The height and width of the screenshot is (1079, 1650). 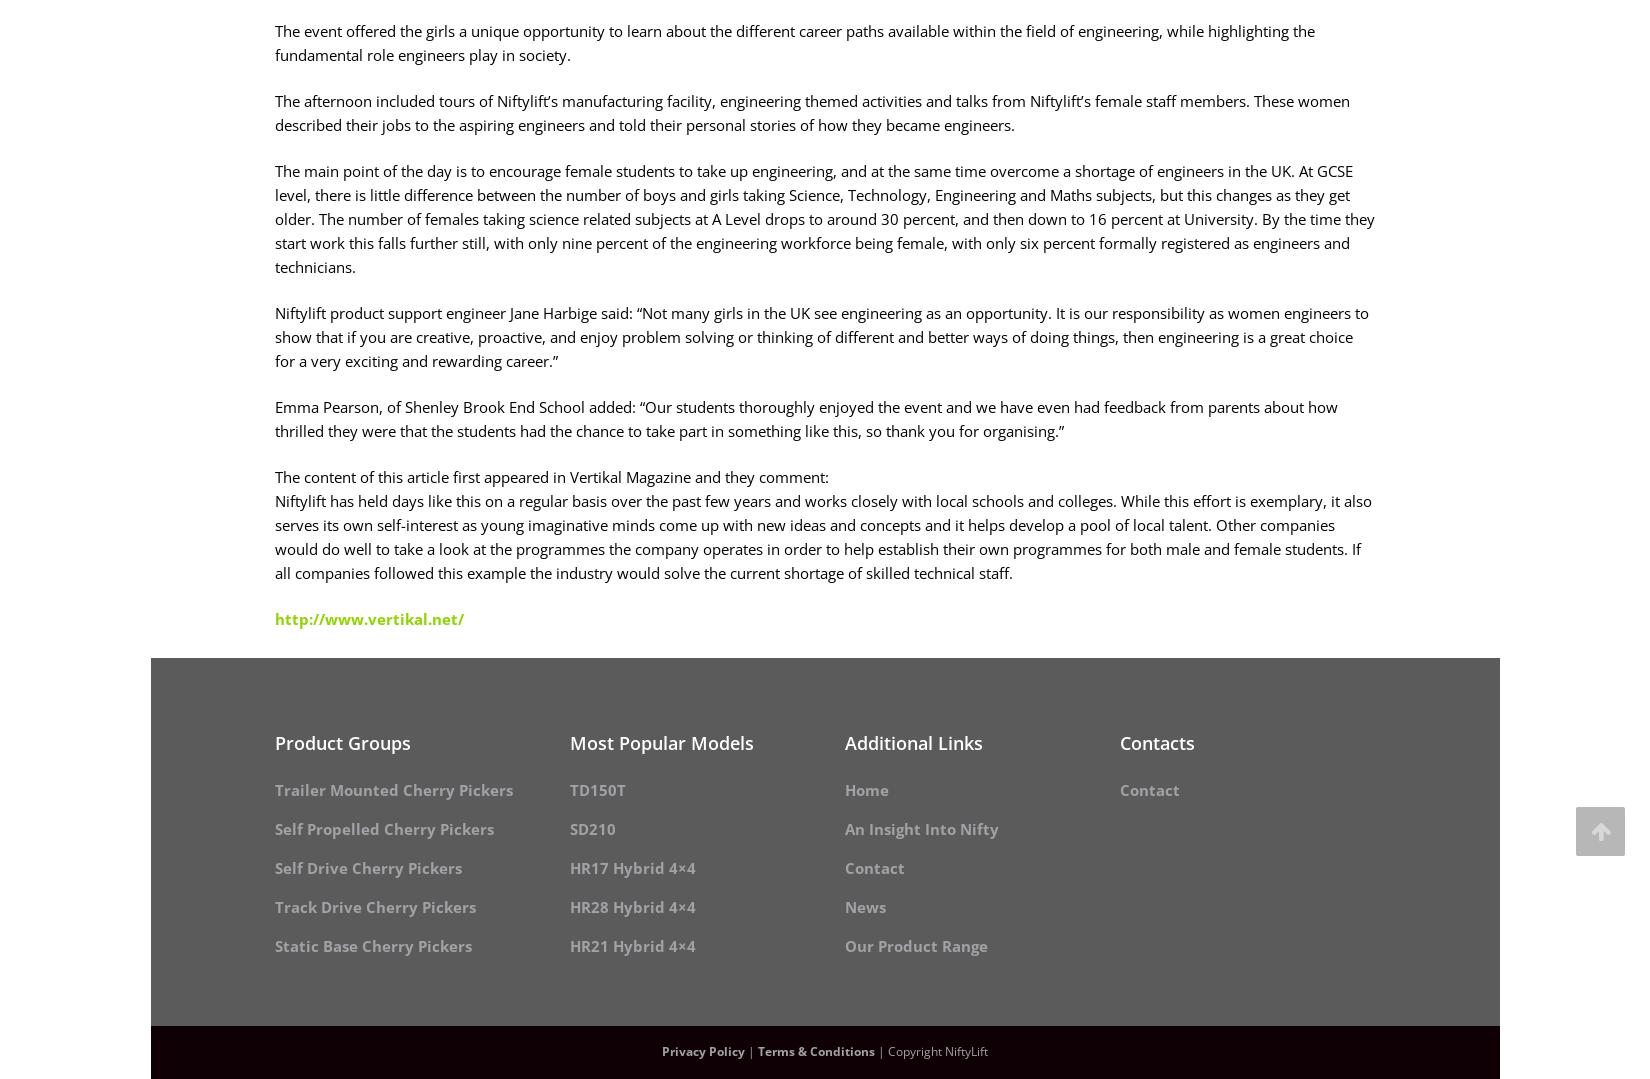 I want to click on 'TD150T', so click(x=596, y=788).